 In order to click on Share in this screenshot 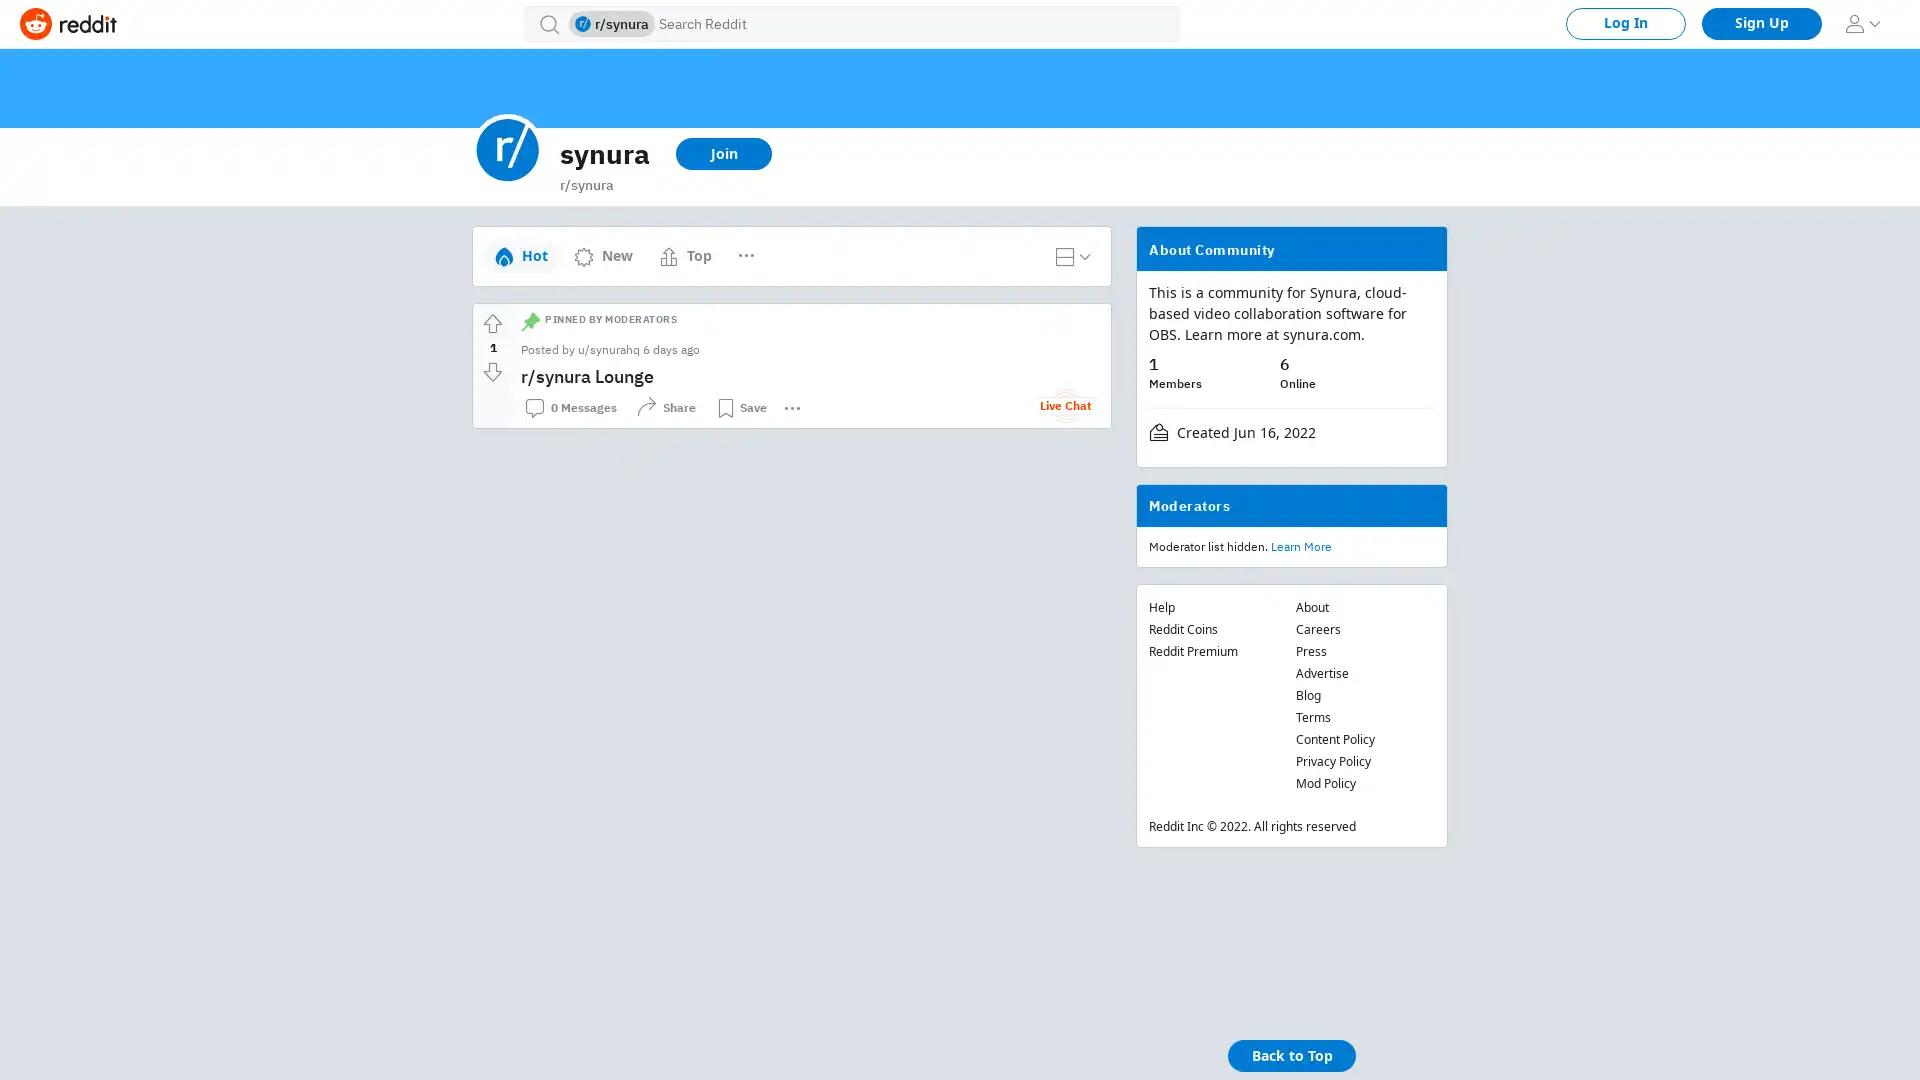, I will do `click(666, 407)`.